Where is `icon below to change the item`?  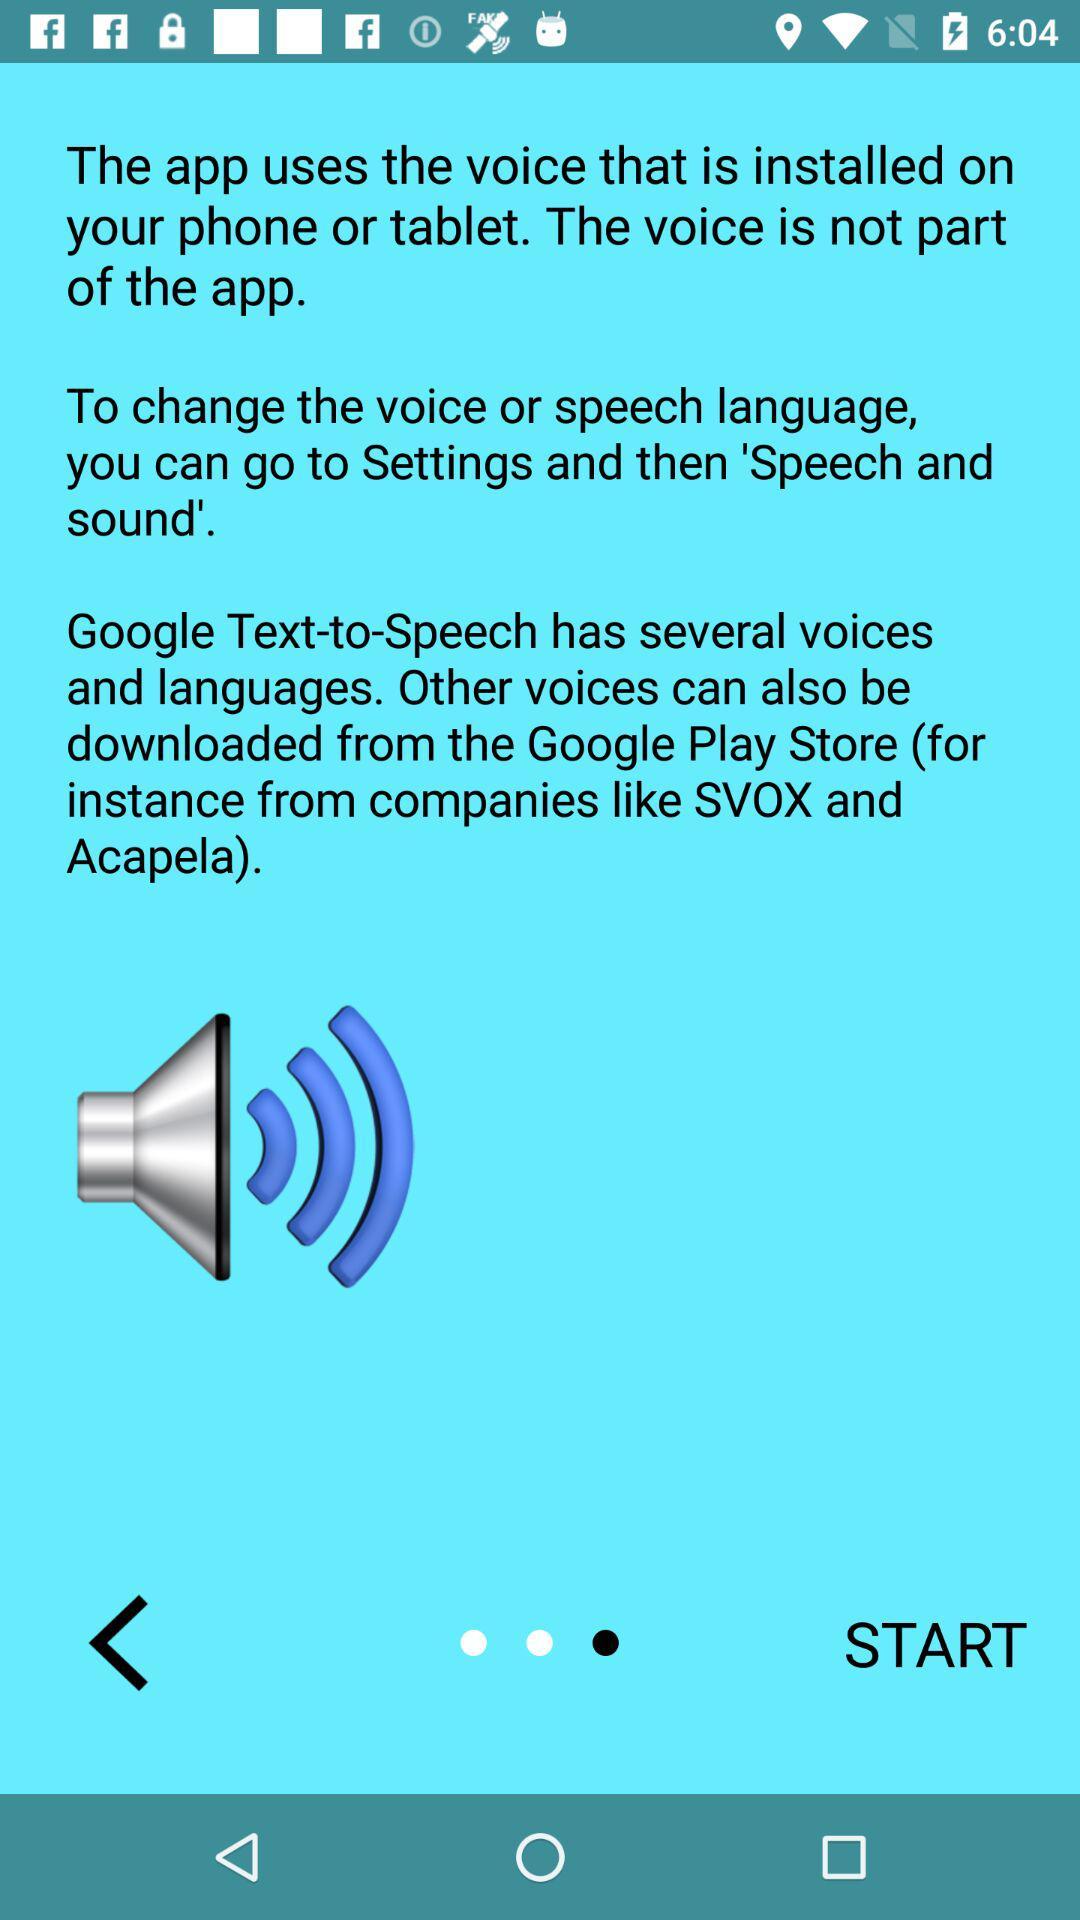 icon below to change the item is located at coordinates (909, 1642).